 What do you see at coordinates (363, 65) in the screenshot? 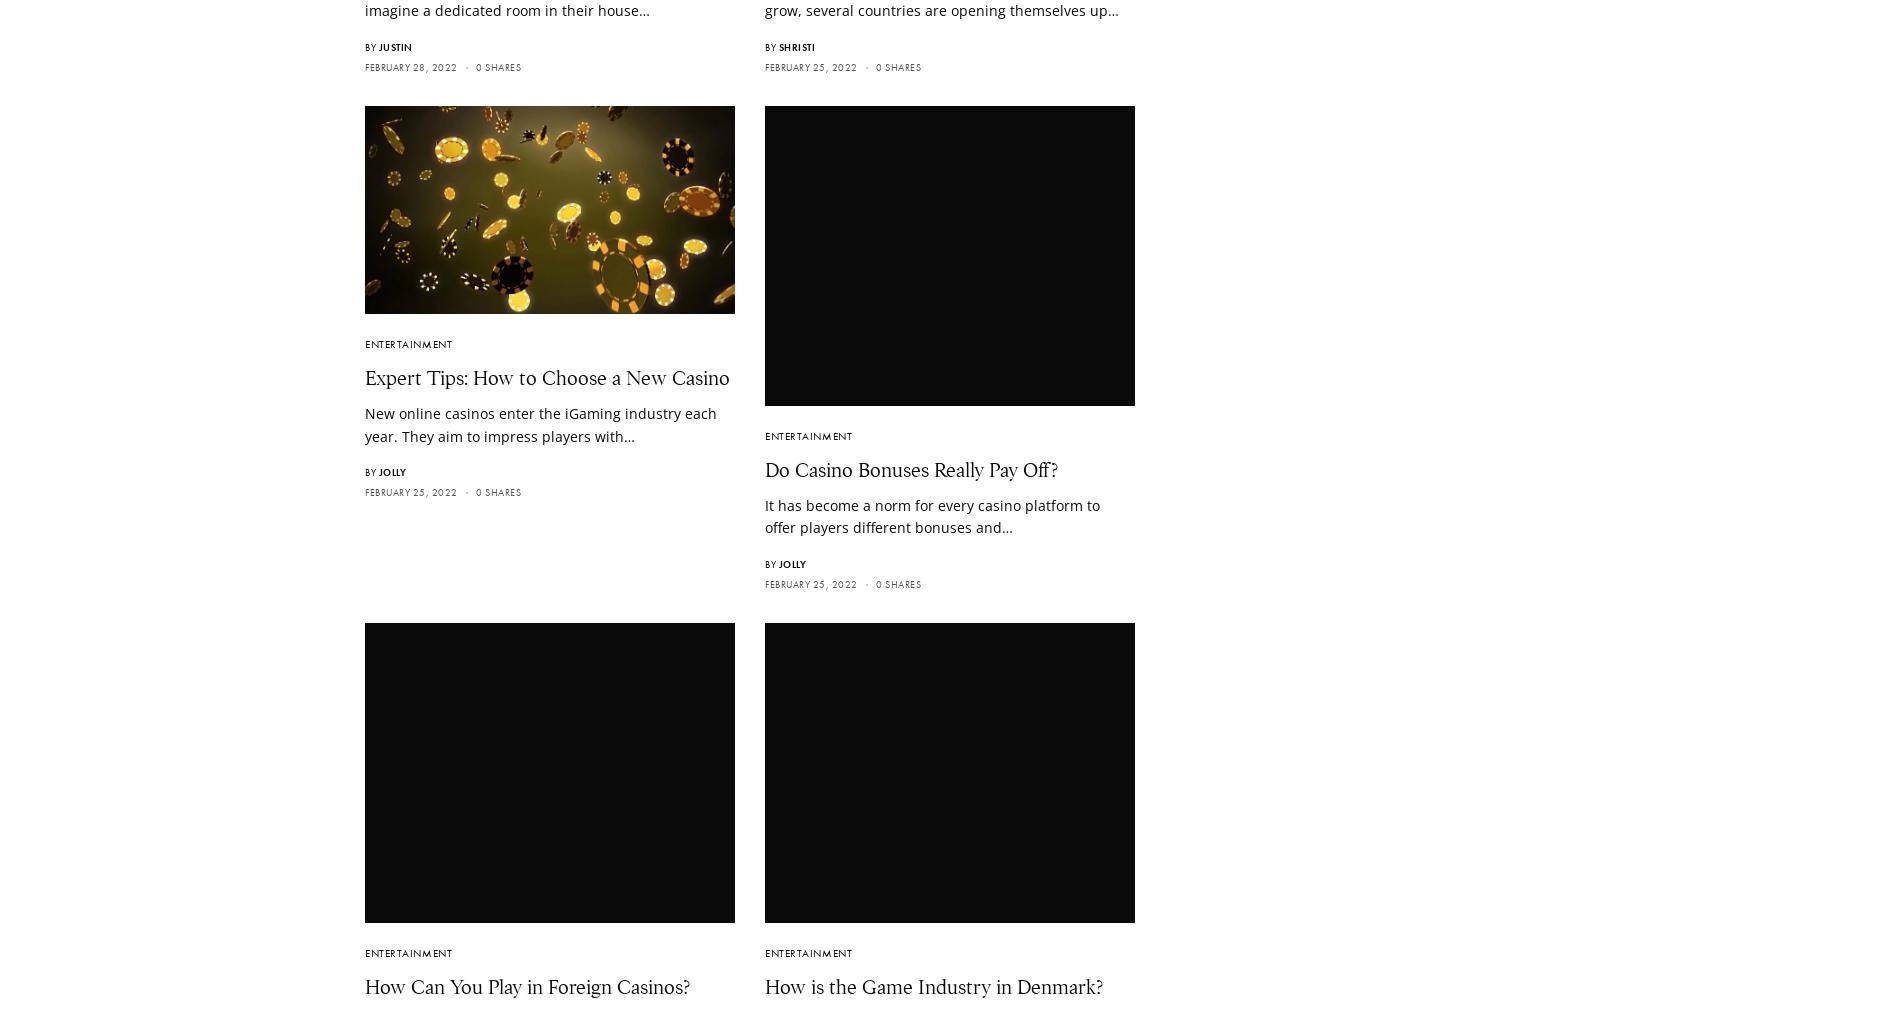
I see `'February 28, 2022'` at bounding box center [363, 65].